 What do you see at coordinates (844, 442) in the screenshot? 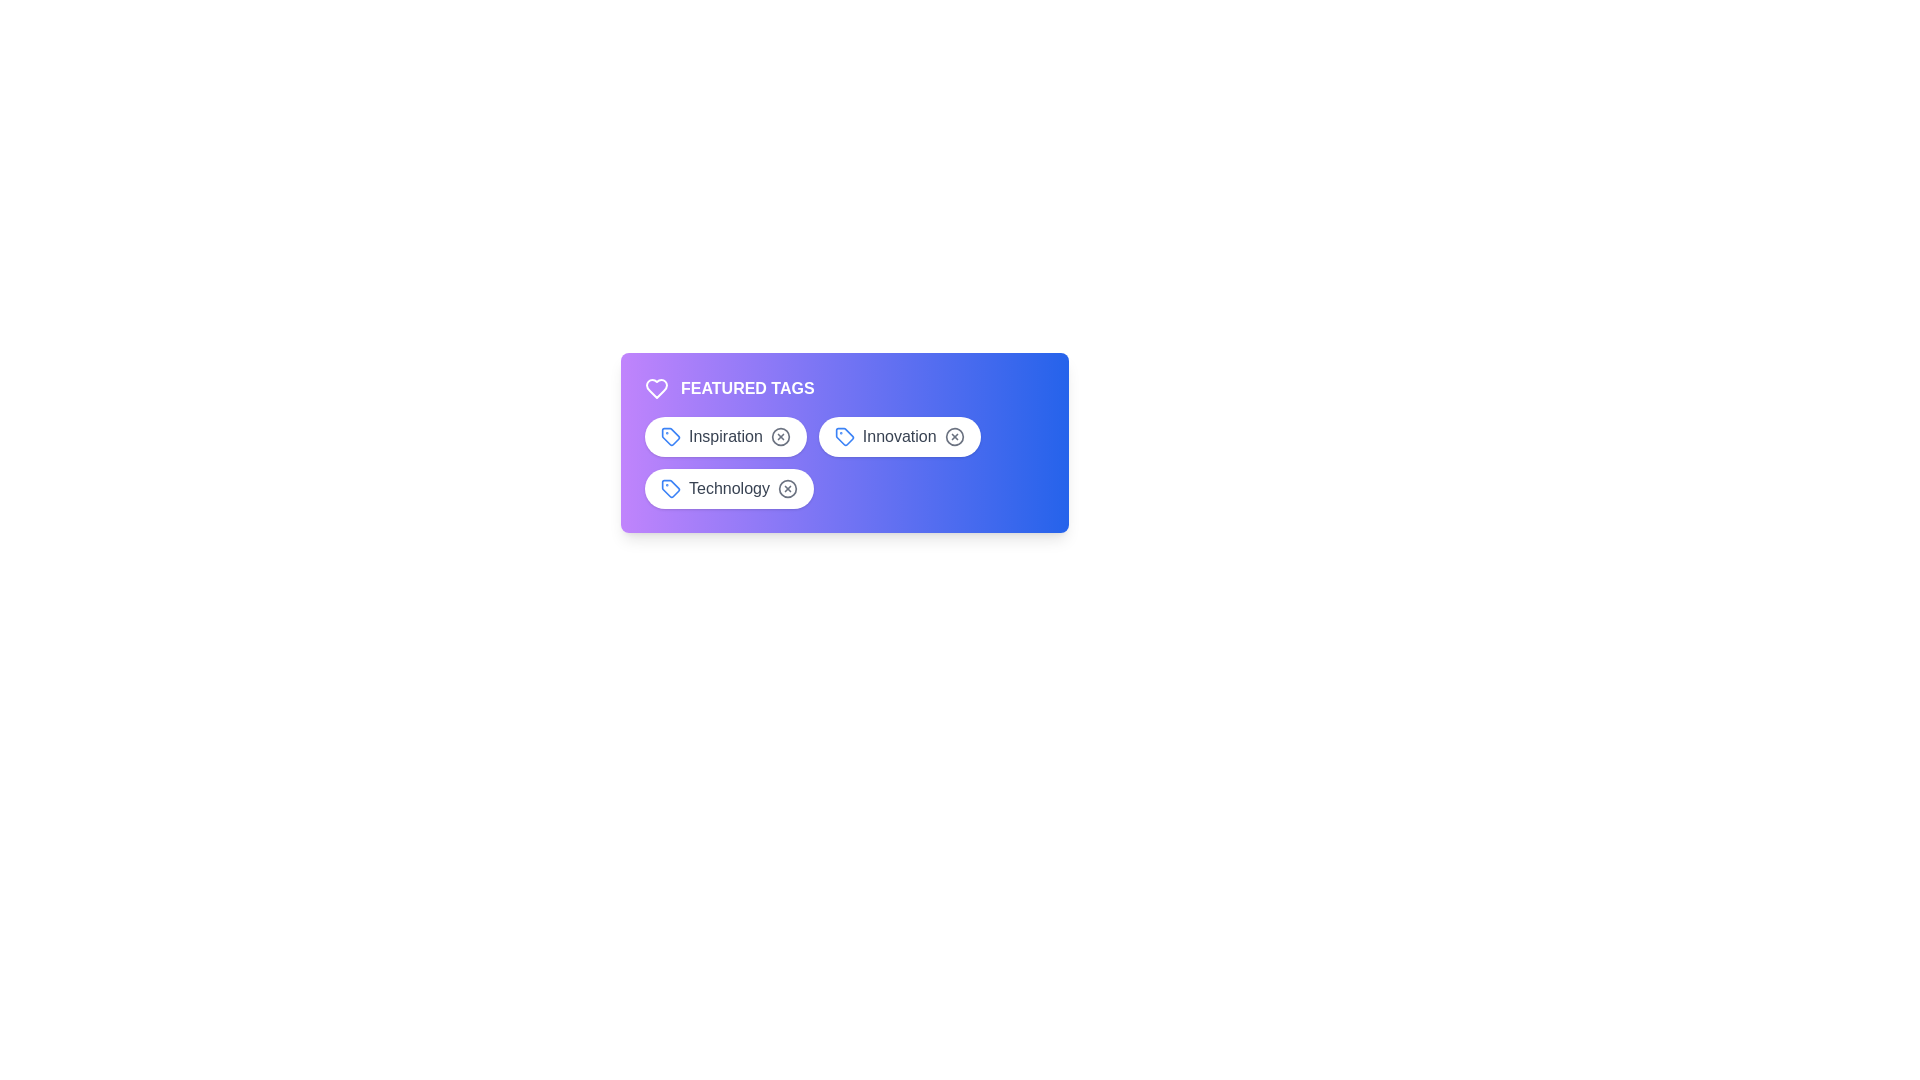
I see `the 'Innovation' tag label located centrally in the 'Featured Tags' section, positioned between the 'Inspiration' and 'Technology' labels` at bounding box center [844, 442].